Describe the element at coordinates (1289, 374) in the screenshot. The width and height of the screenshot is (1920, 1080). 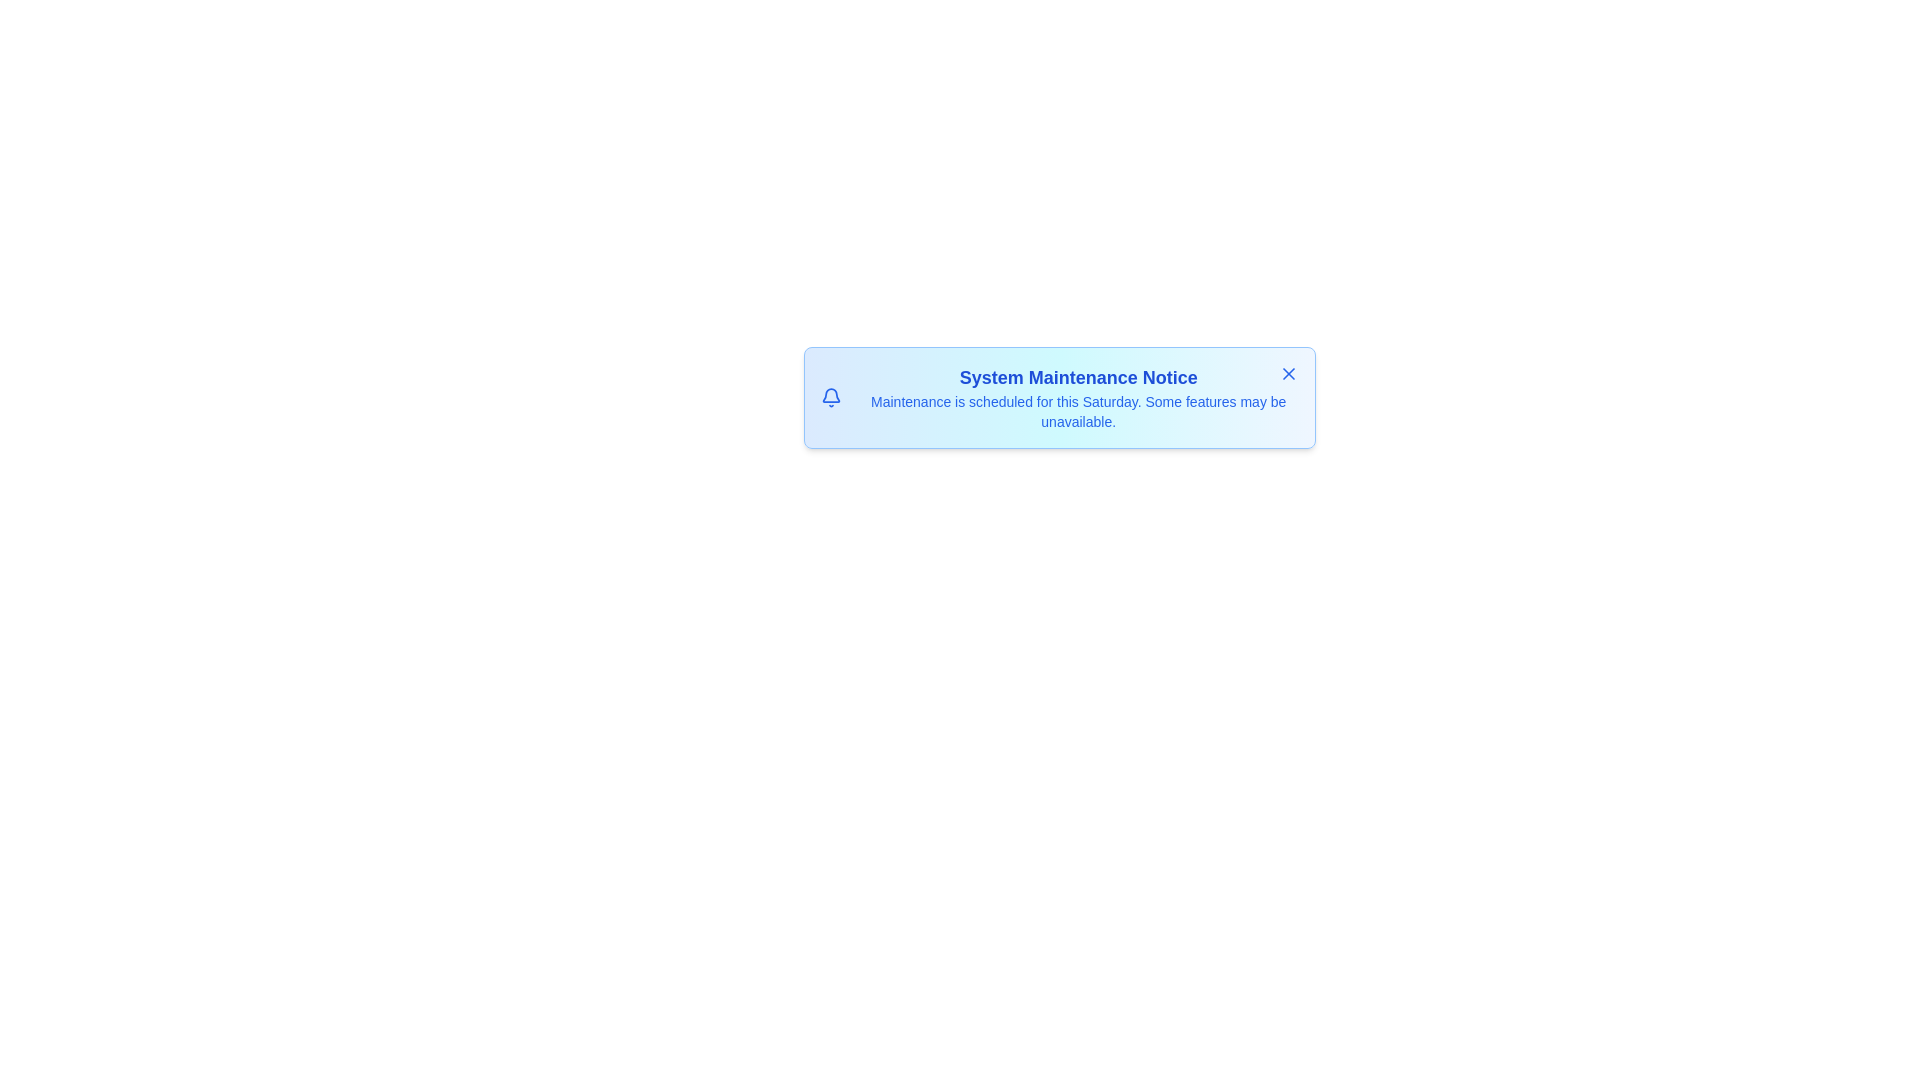
I see `the close button to dismiss the alert` at that location.